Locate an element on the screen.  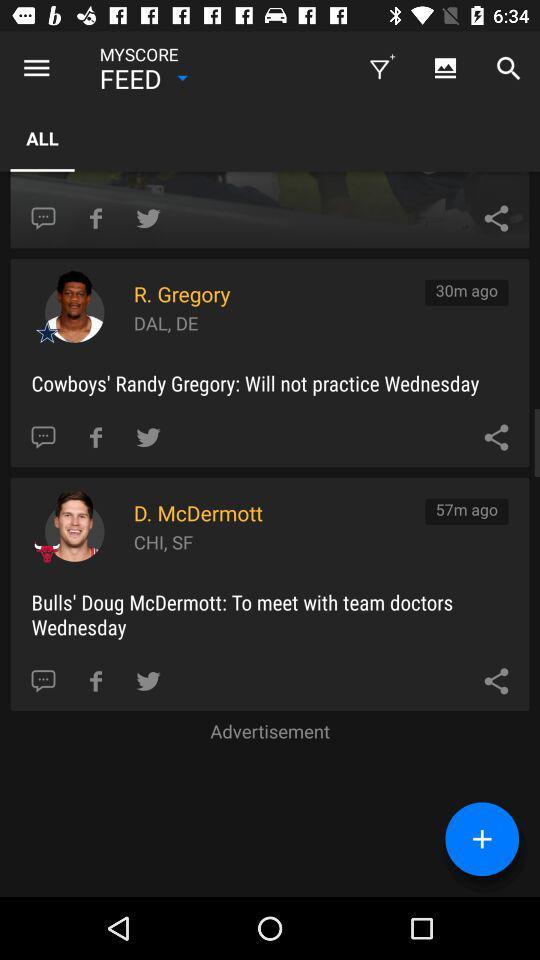
the add icon is located at coordinates (481, 839).